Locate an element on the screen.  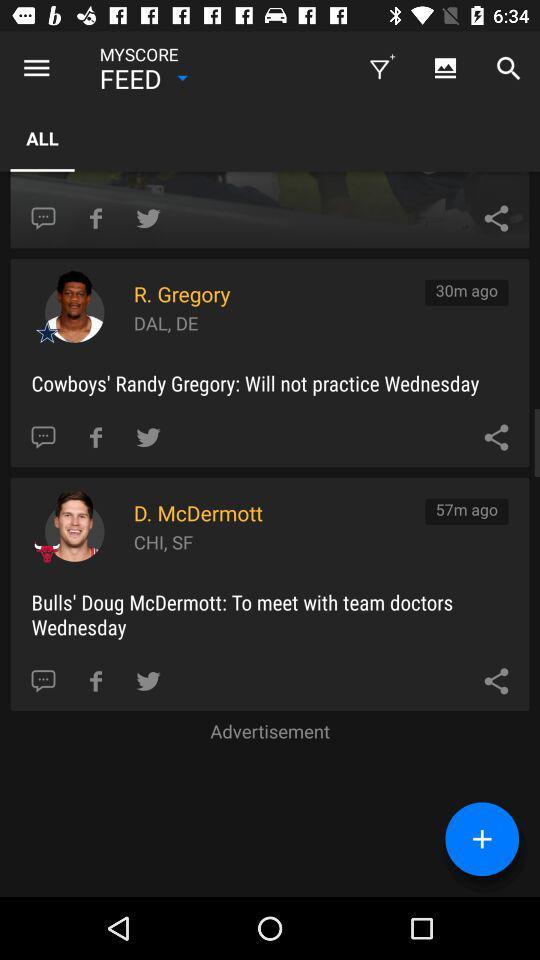
the add icon is located at coordinates (481, 839).